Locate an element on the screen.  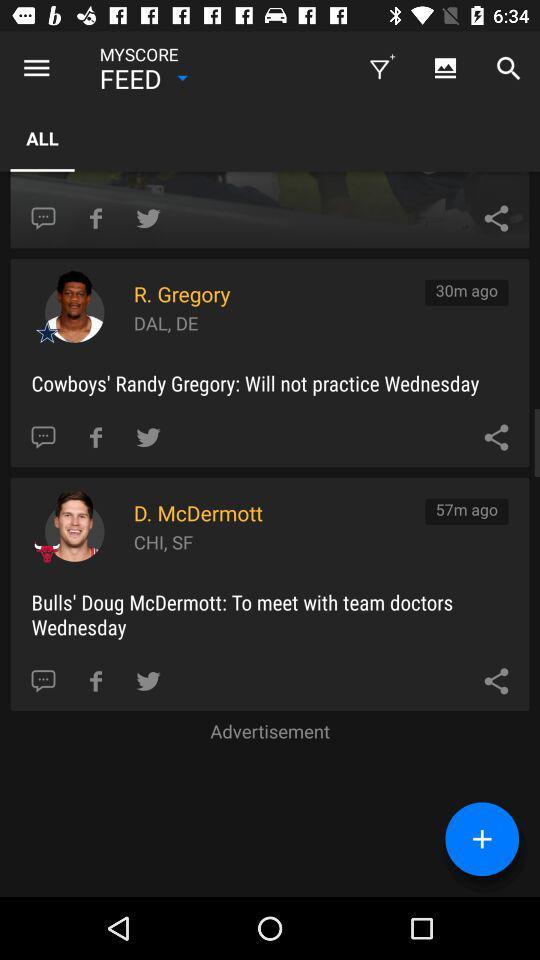
the add icon is located at coordinates (481, 839).